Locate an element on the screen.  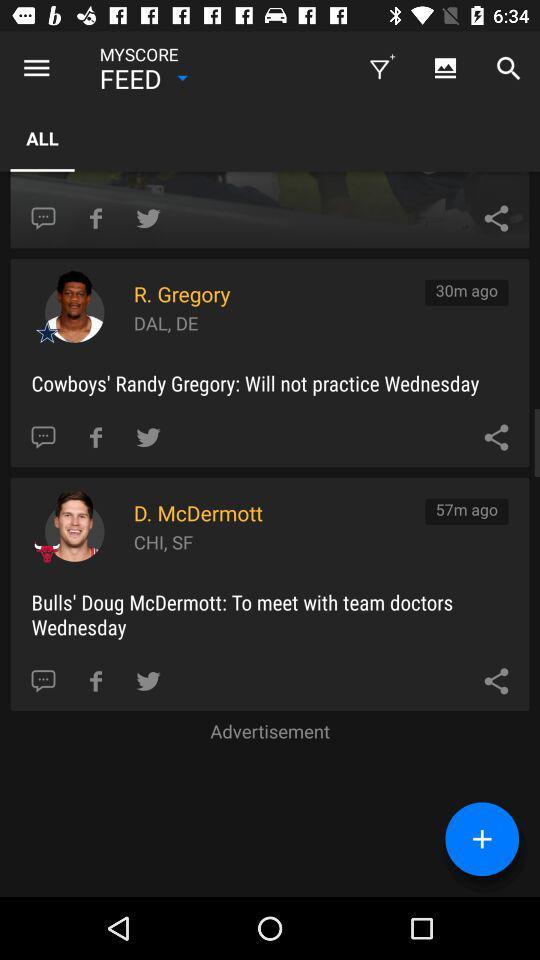
the add icon is located at coordinates (481, 839).